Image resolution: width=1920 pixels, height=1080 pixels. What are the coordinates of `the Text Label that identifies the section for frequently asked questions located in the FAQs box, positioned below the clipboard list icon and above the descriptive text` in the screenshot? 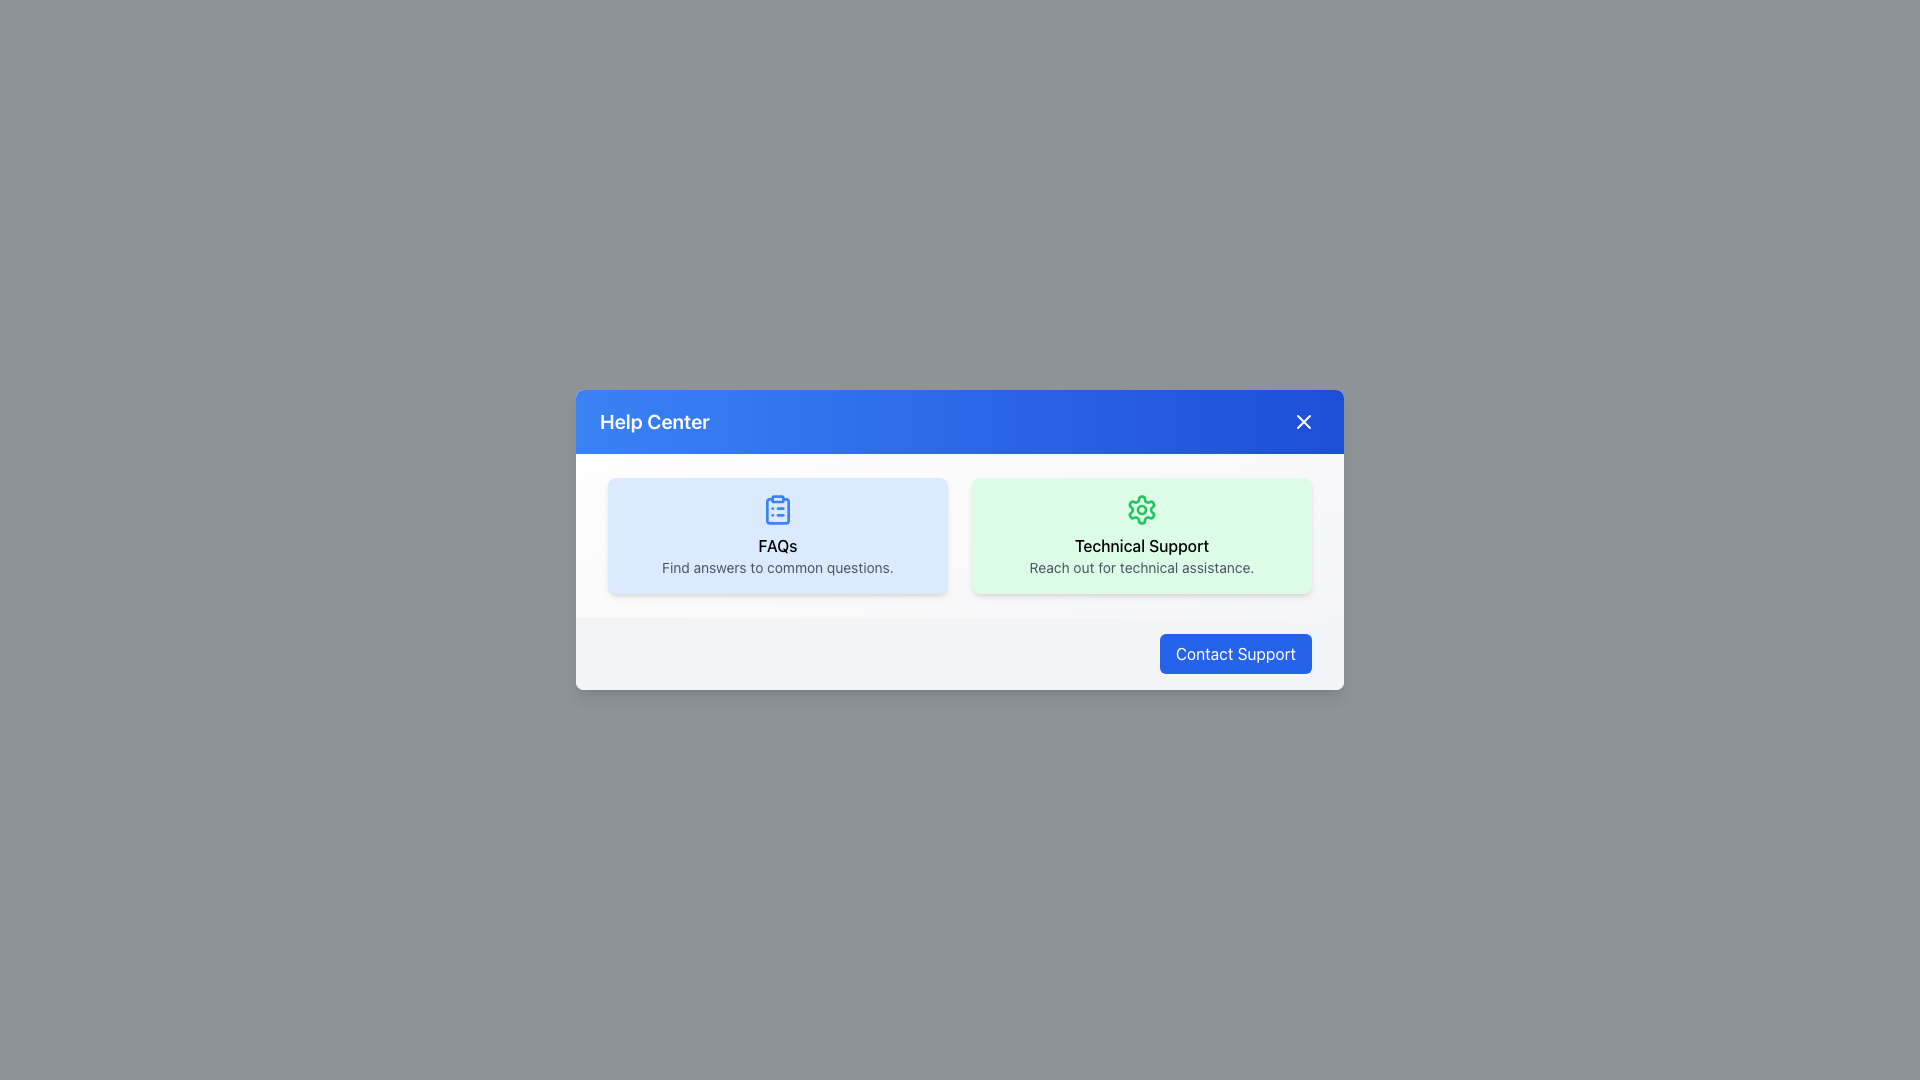 It's located at (776, 546).